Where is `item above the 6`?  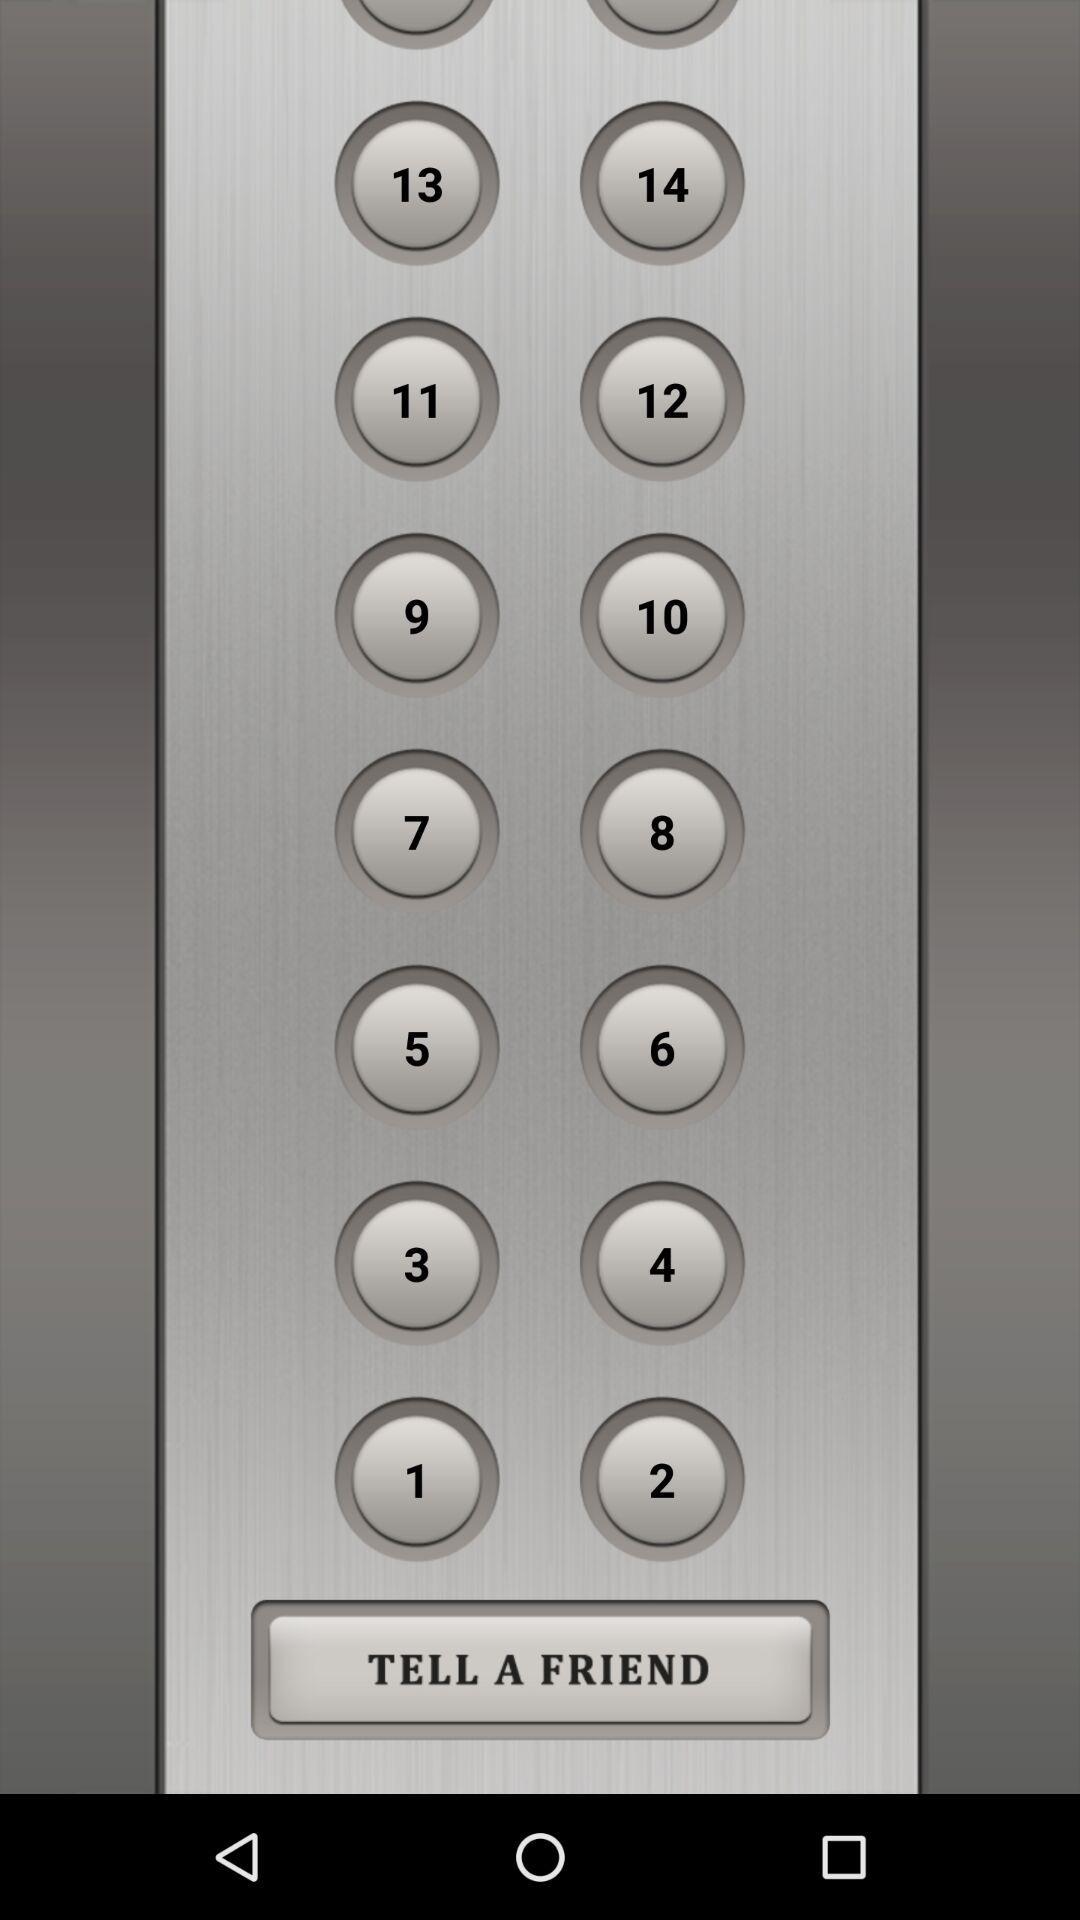
item above the 6 is located at coordinates (662, 831).